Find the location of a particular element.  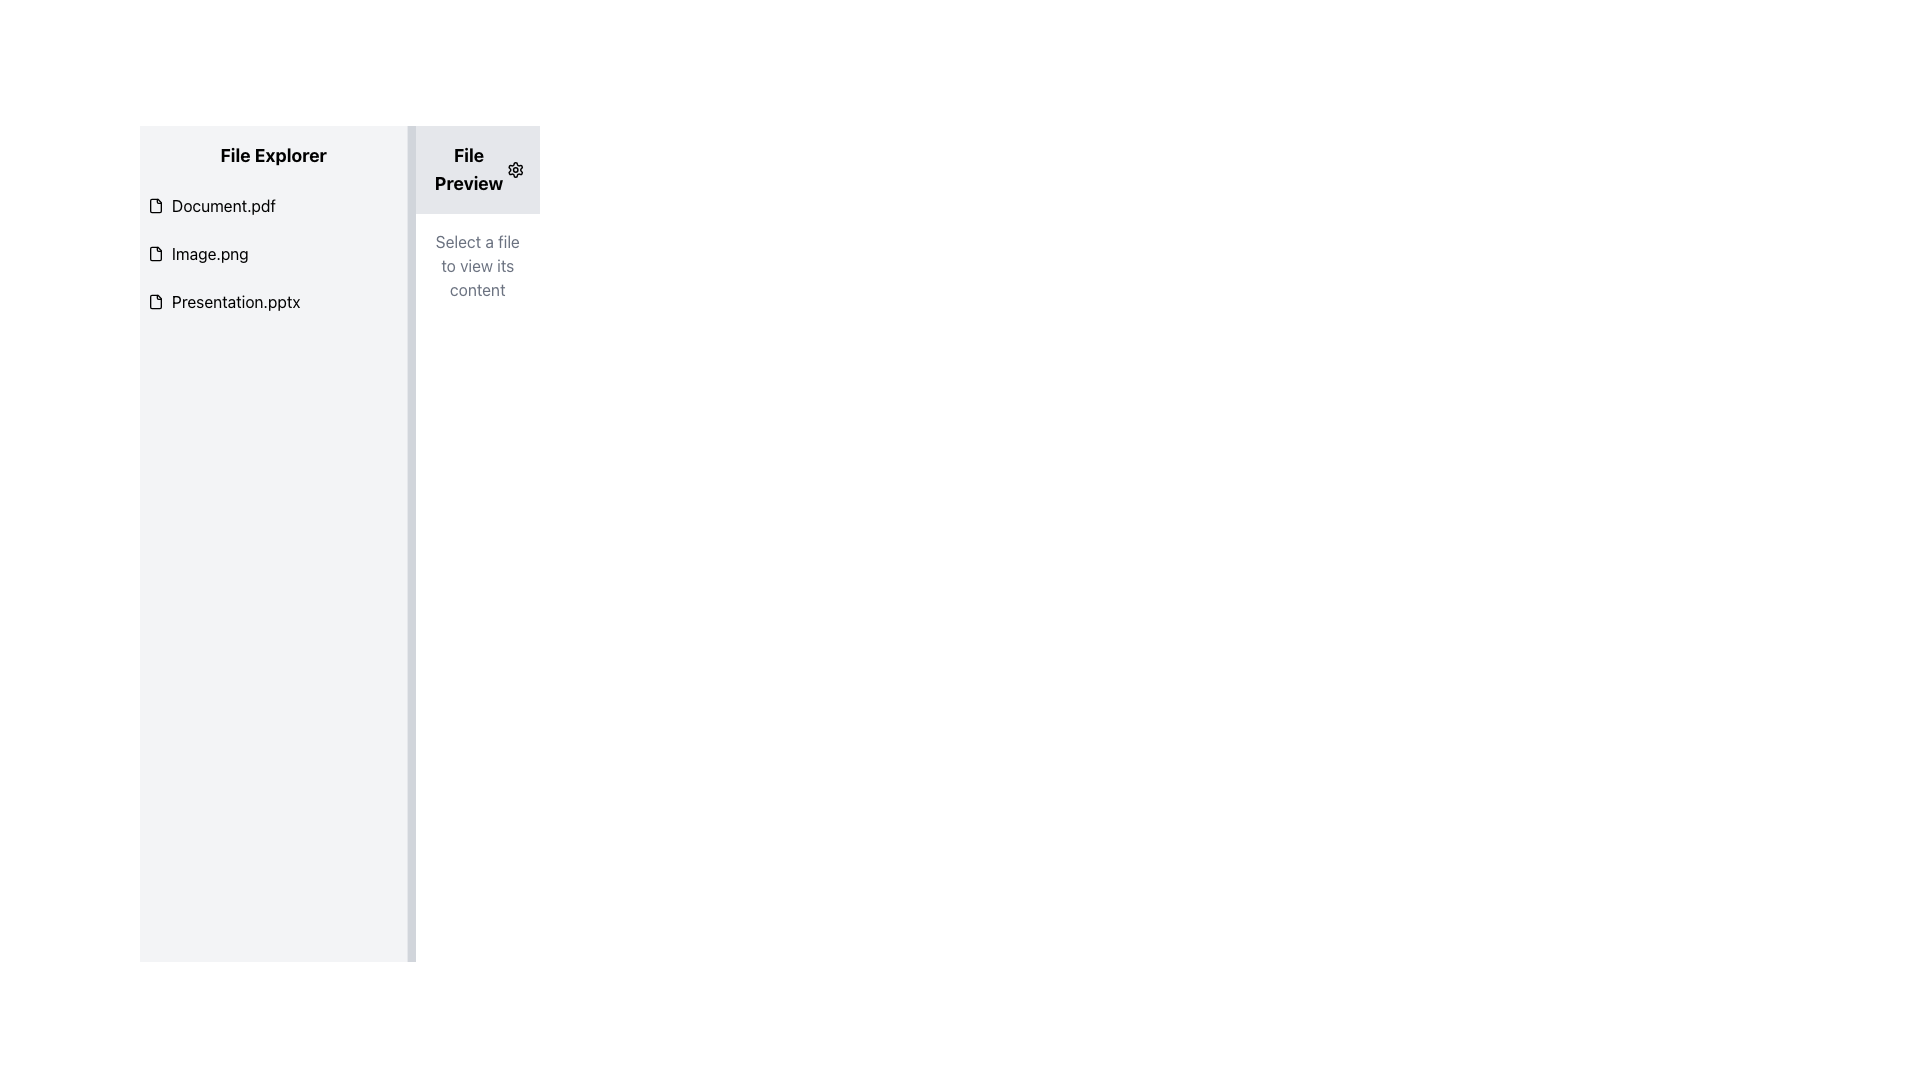

the file 'Presentation.pptx' from the List item in the 'File Explorer' section is located at coordinates (272, 301).